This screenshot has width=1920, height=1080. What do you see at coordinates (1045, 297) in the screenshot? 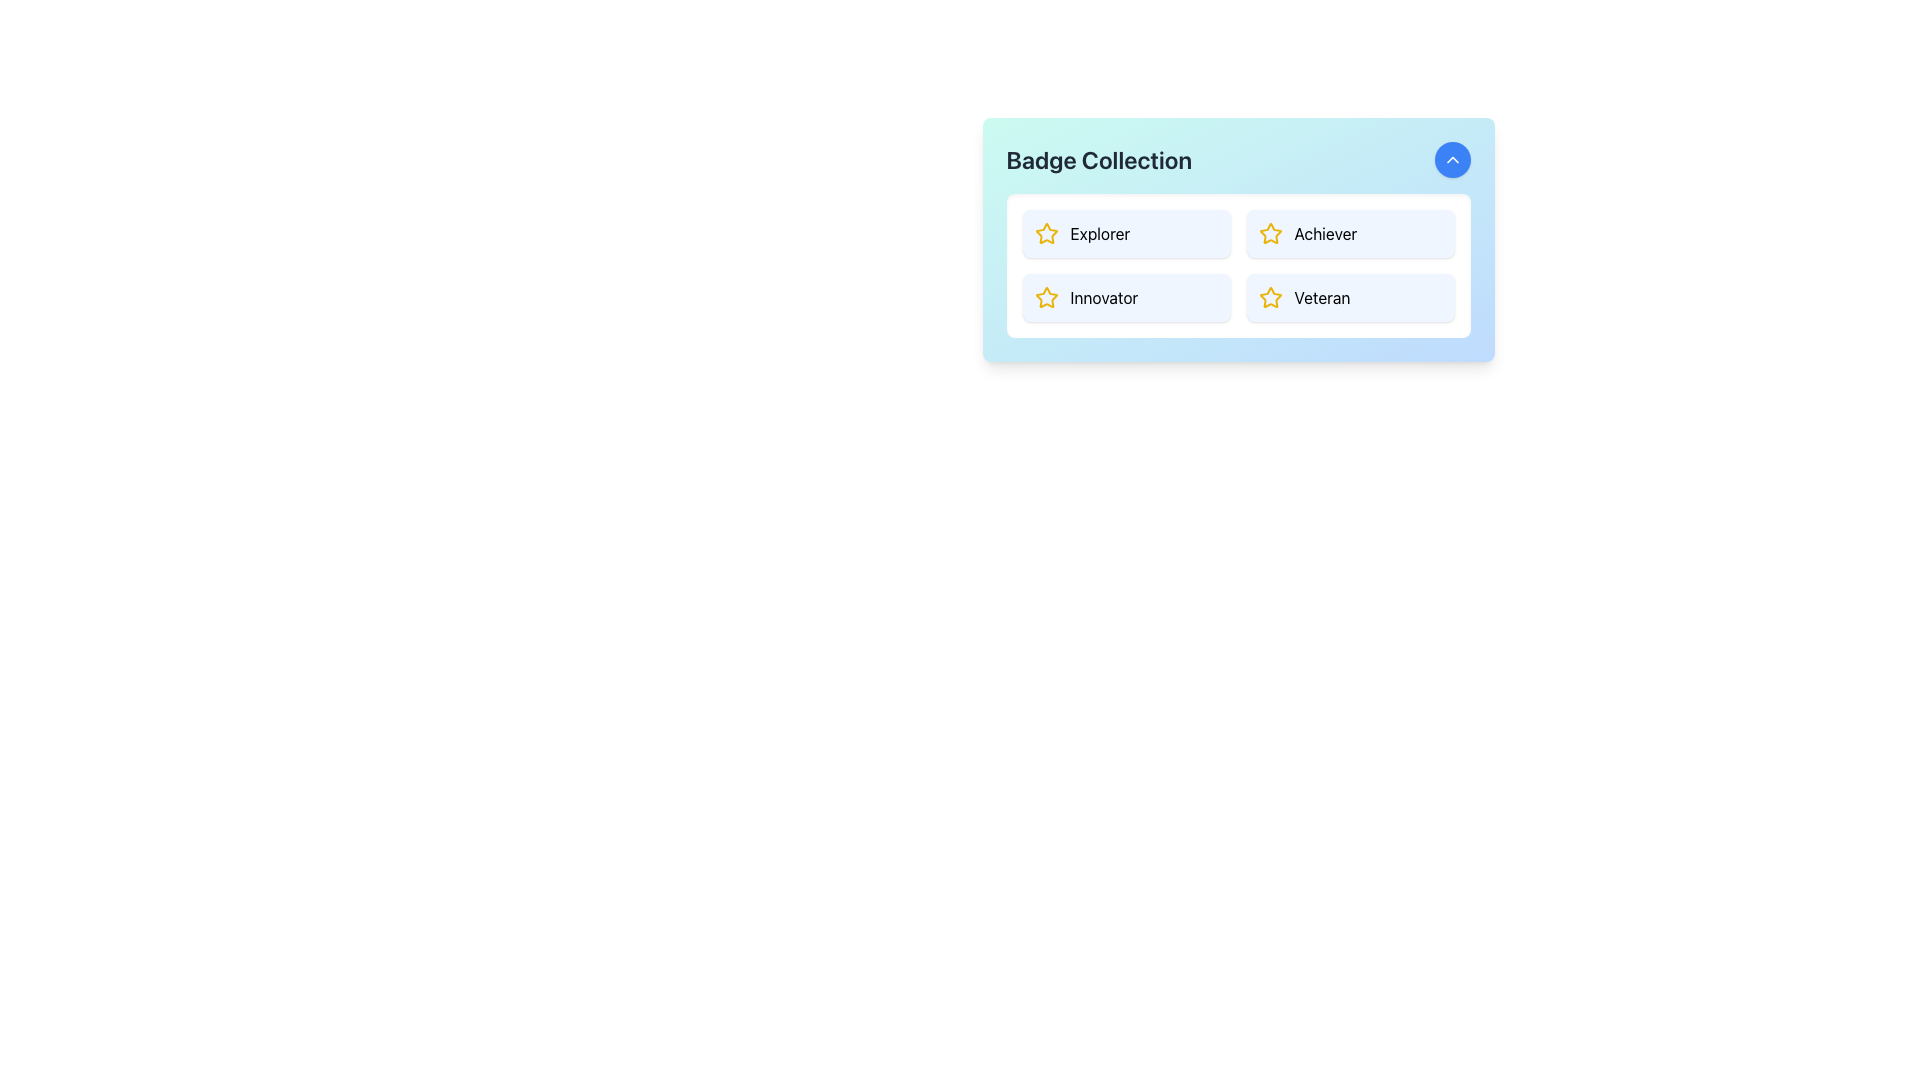
I see `the star-shaped icon with a yellow border located in the 'Badge Collection' to the left of the 'Innovator' label` at bounding box center [1045, 297].